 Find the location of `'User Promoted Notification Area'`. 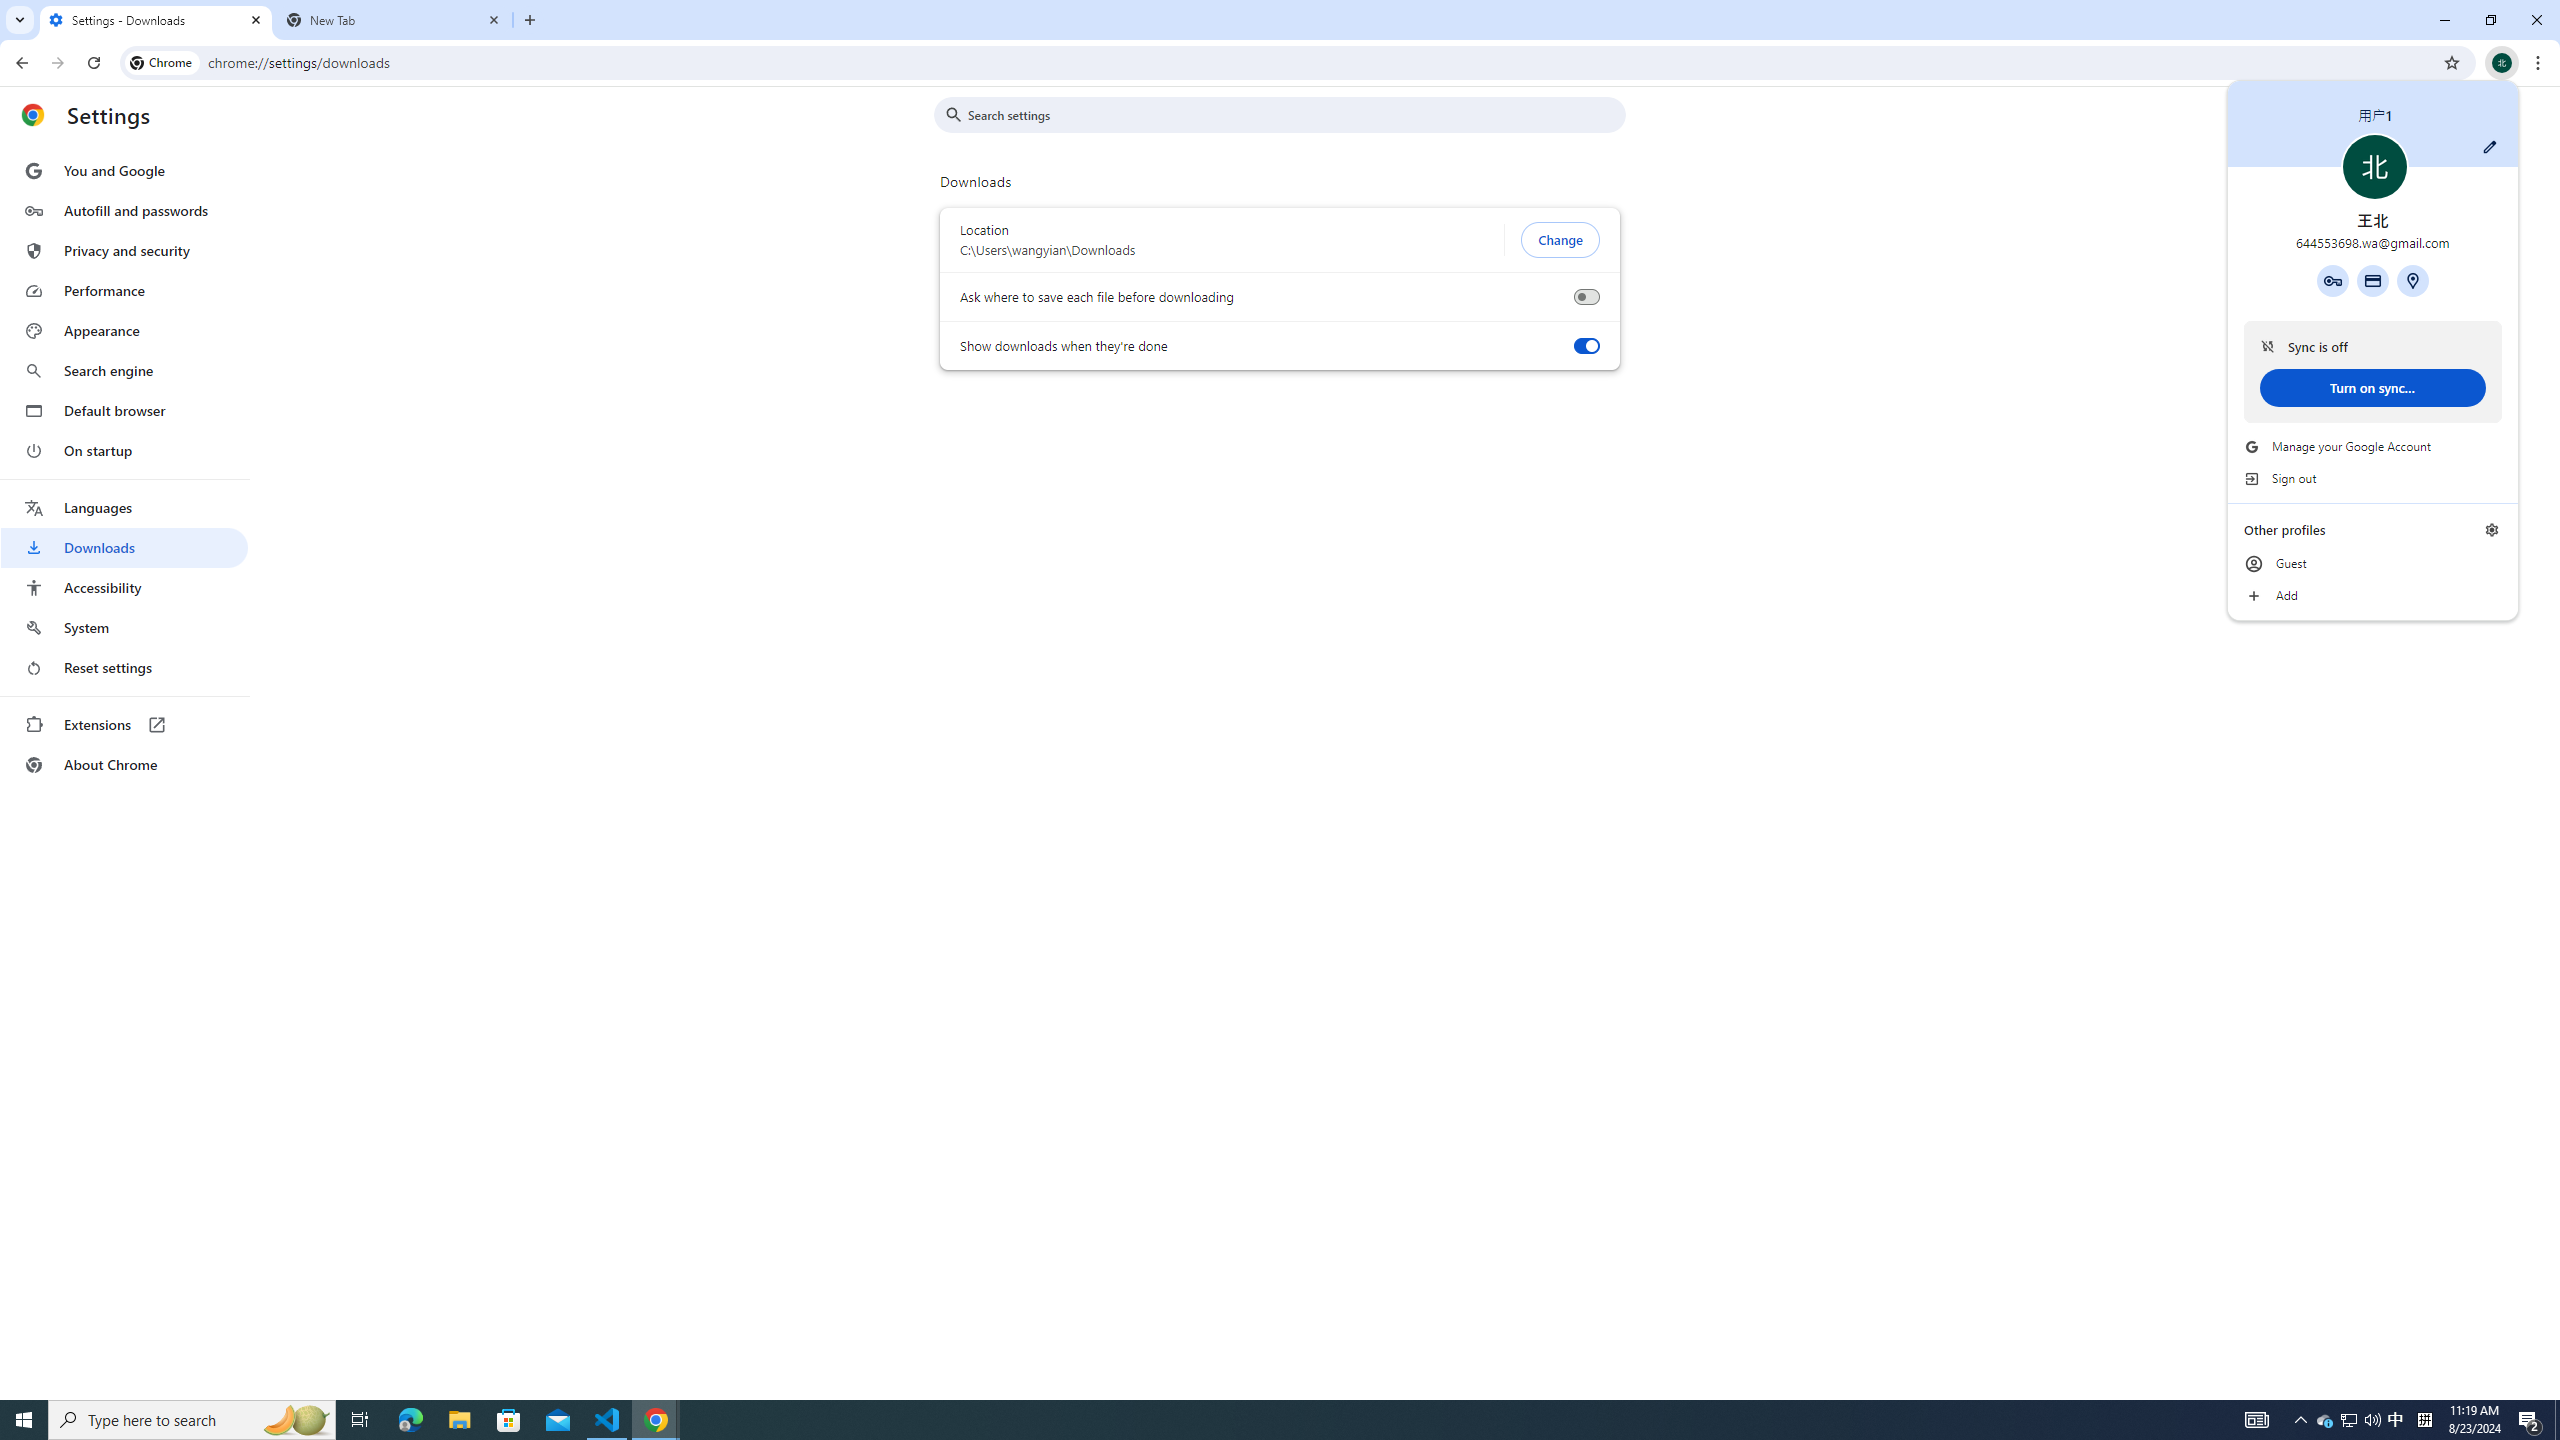

'User Promoted Notification Area' is located at coordinates (2349, 1418).